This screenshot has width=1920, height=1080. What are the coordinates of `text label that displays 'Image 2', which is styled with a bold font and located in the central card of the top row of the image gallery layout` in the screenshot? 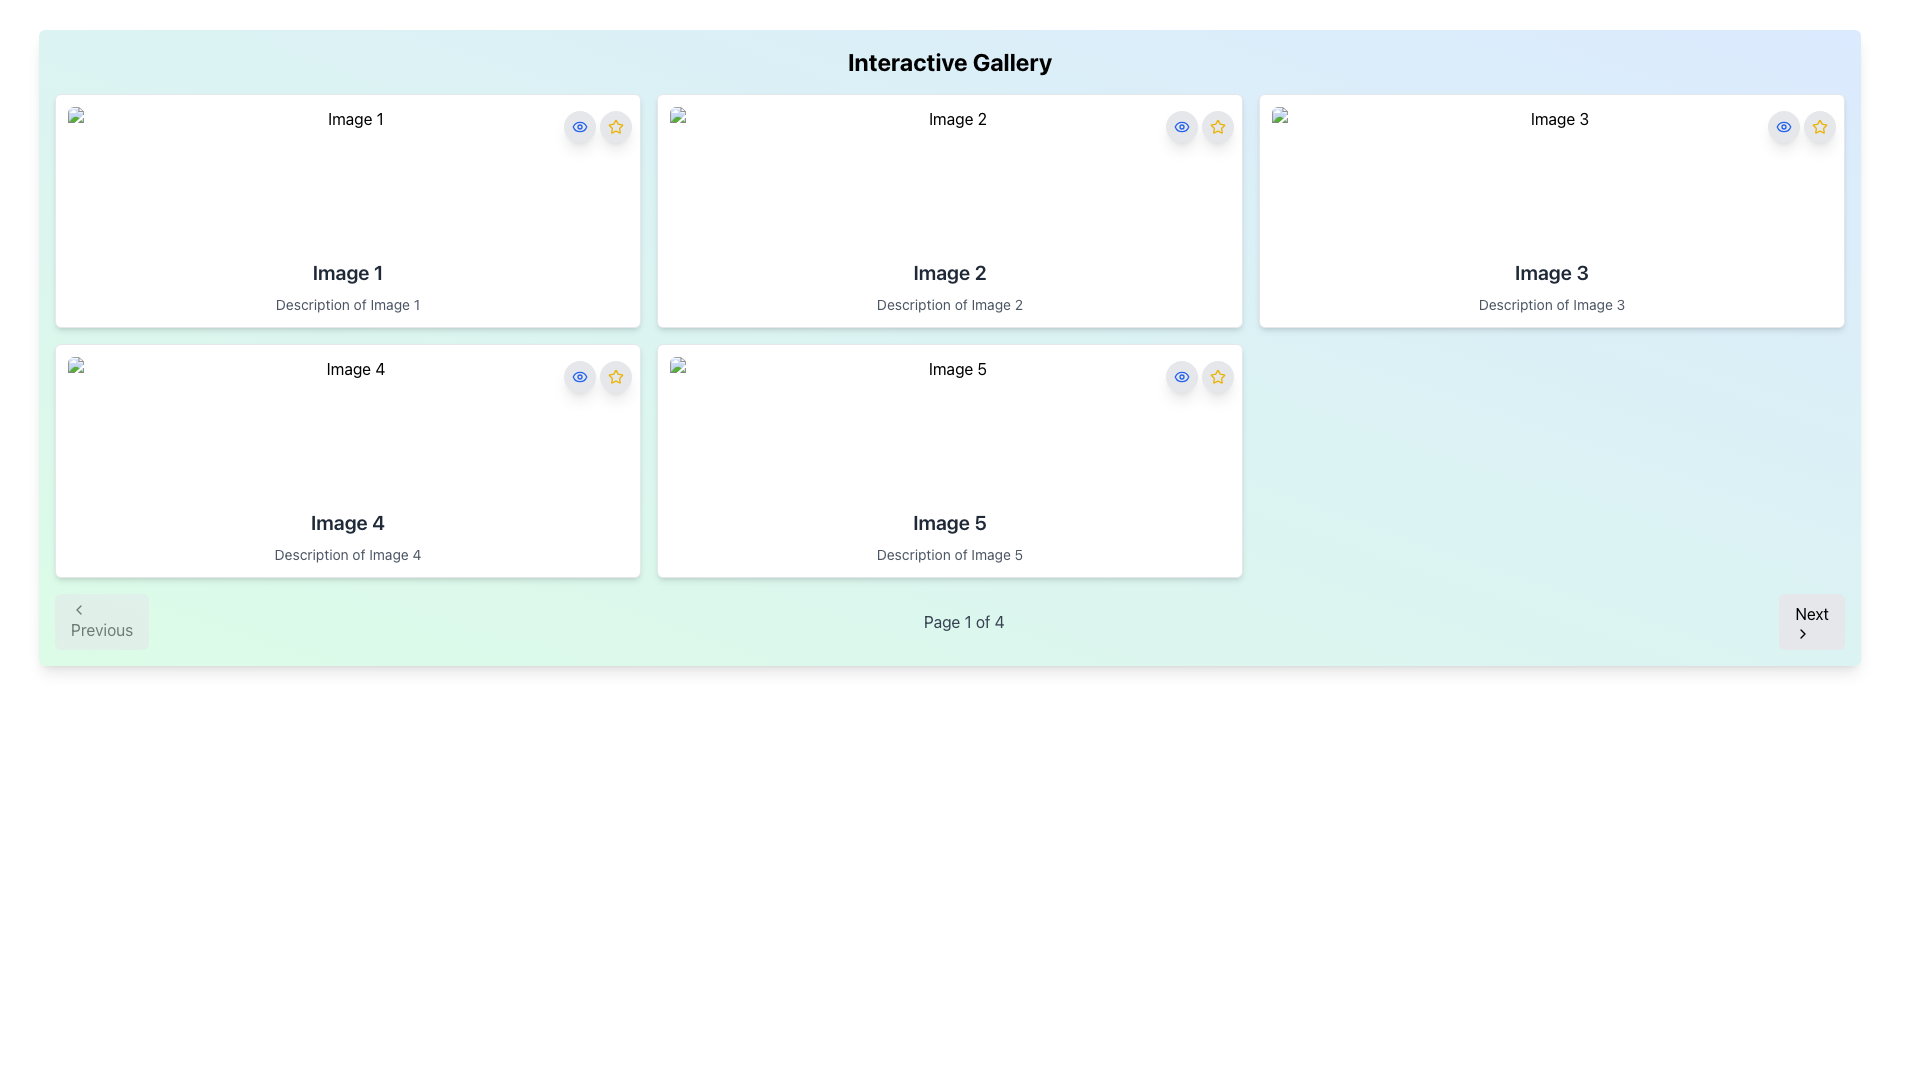 It's located at (949, 273).